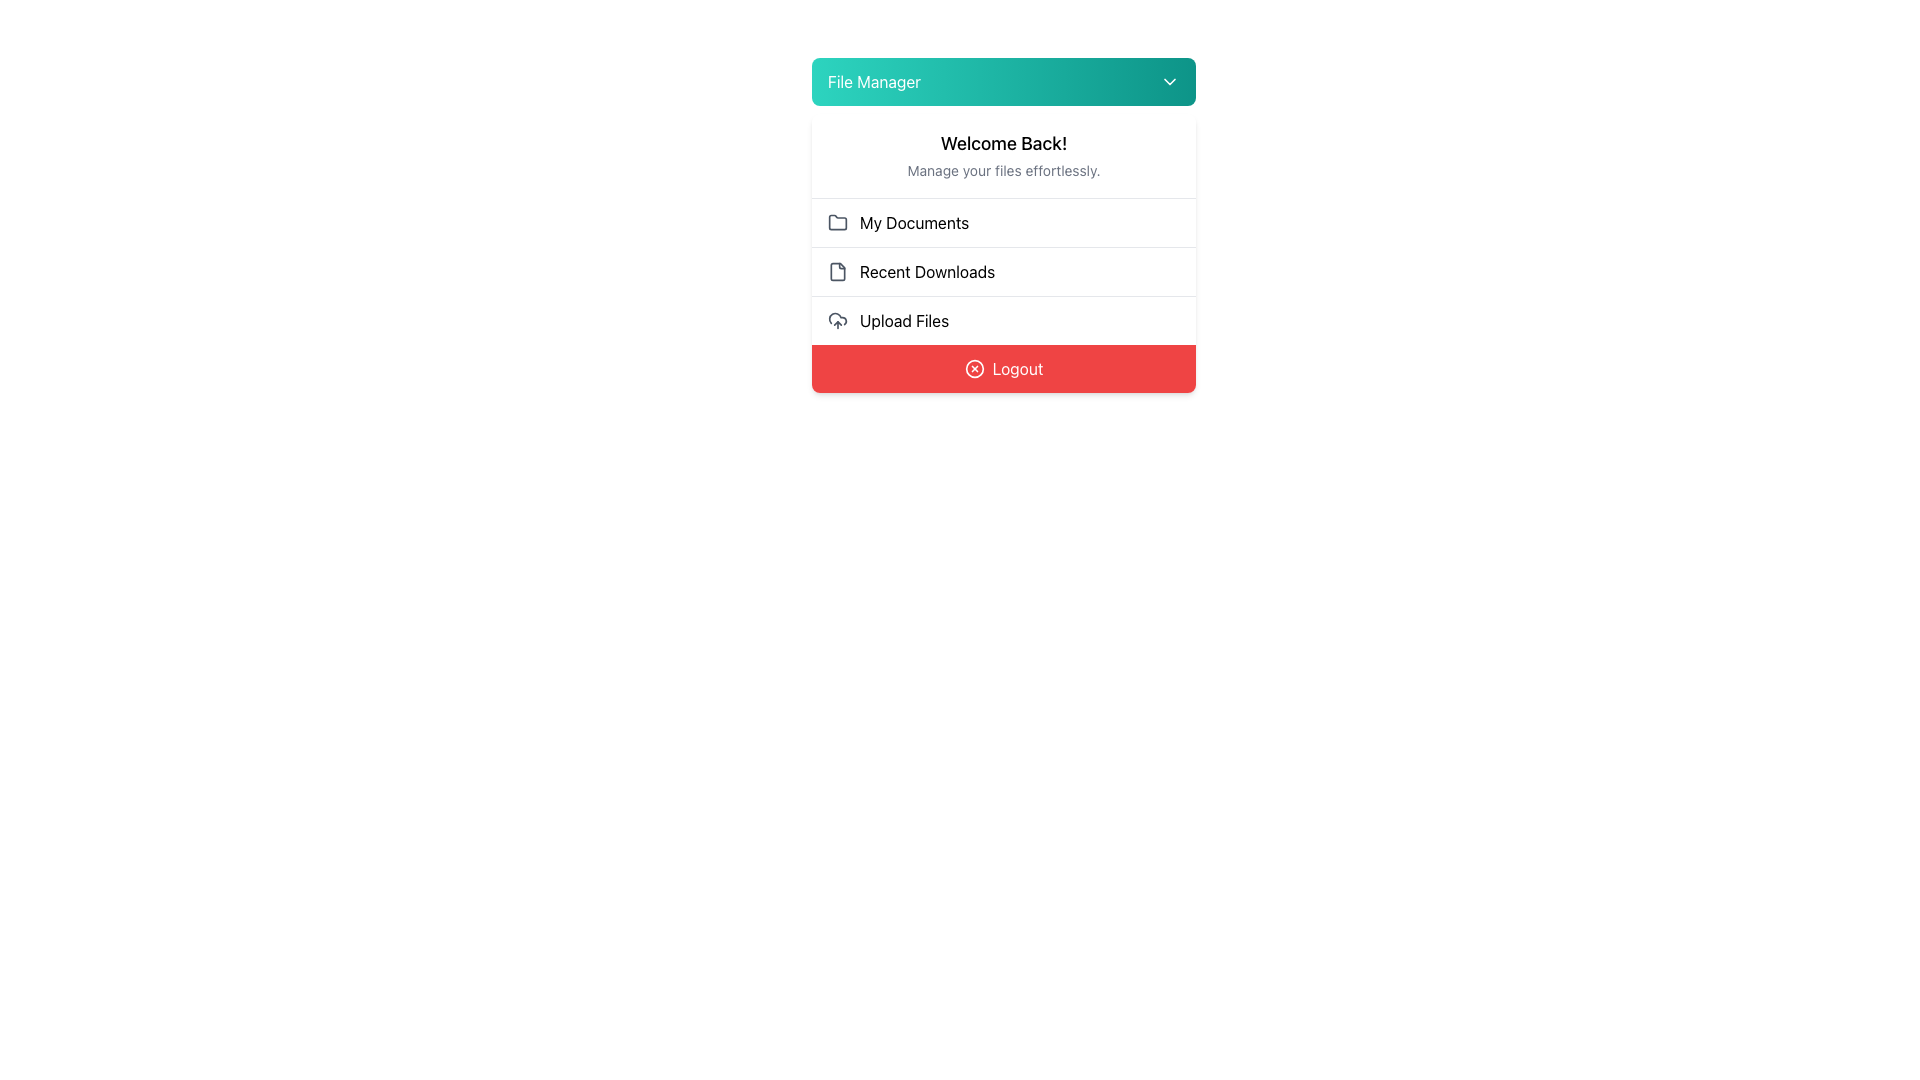 The height and width of the screenshot is (1080, 1920). I want to click on the 'My Documents' menu item, which is the first item, so click(1003, 223).